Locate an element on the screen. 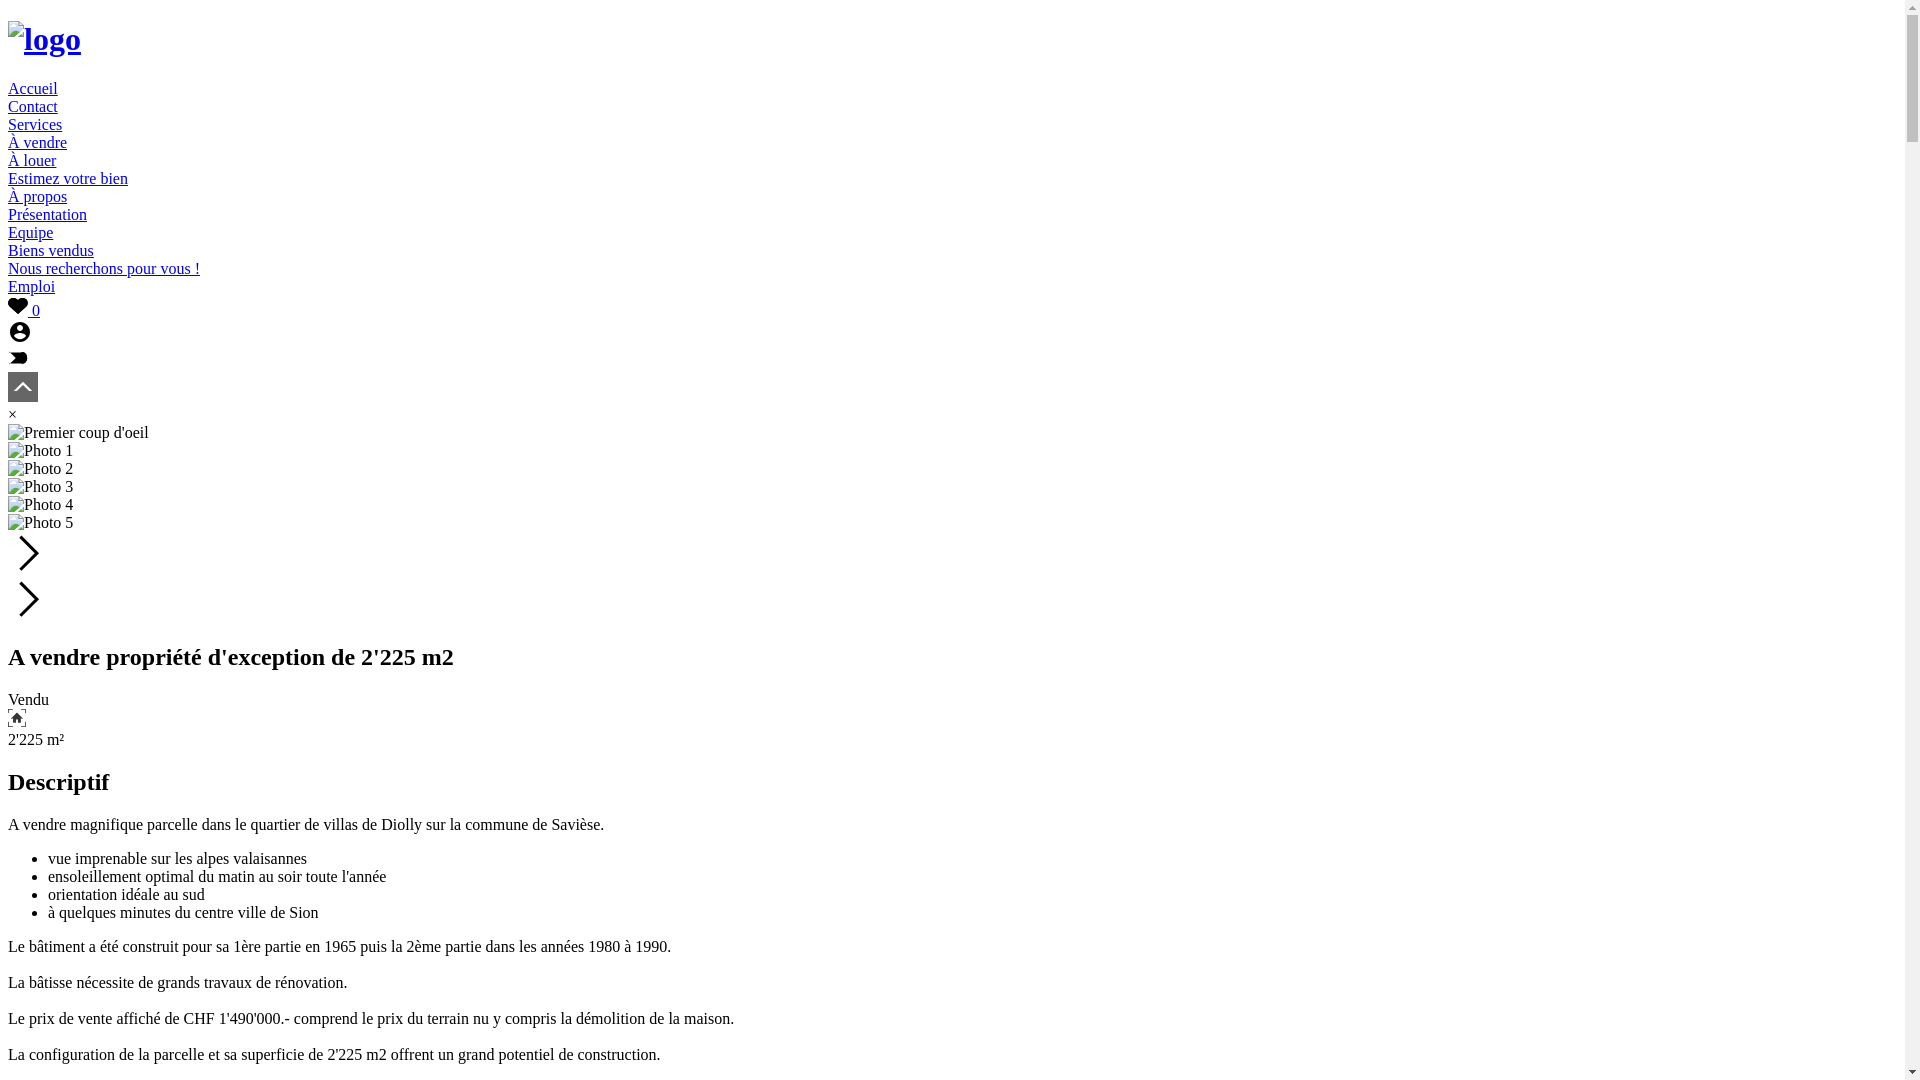 This screenshot has height=1080, width=1920. 'Emploi' is located at coordinates (31, 286).